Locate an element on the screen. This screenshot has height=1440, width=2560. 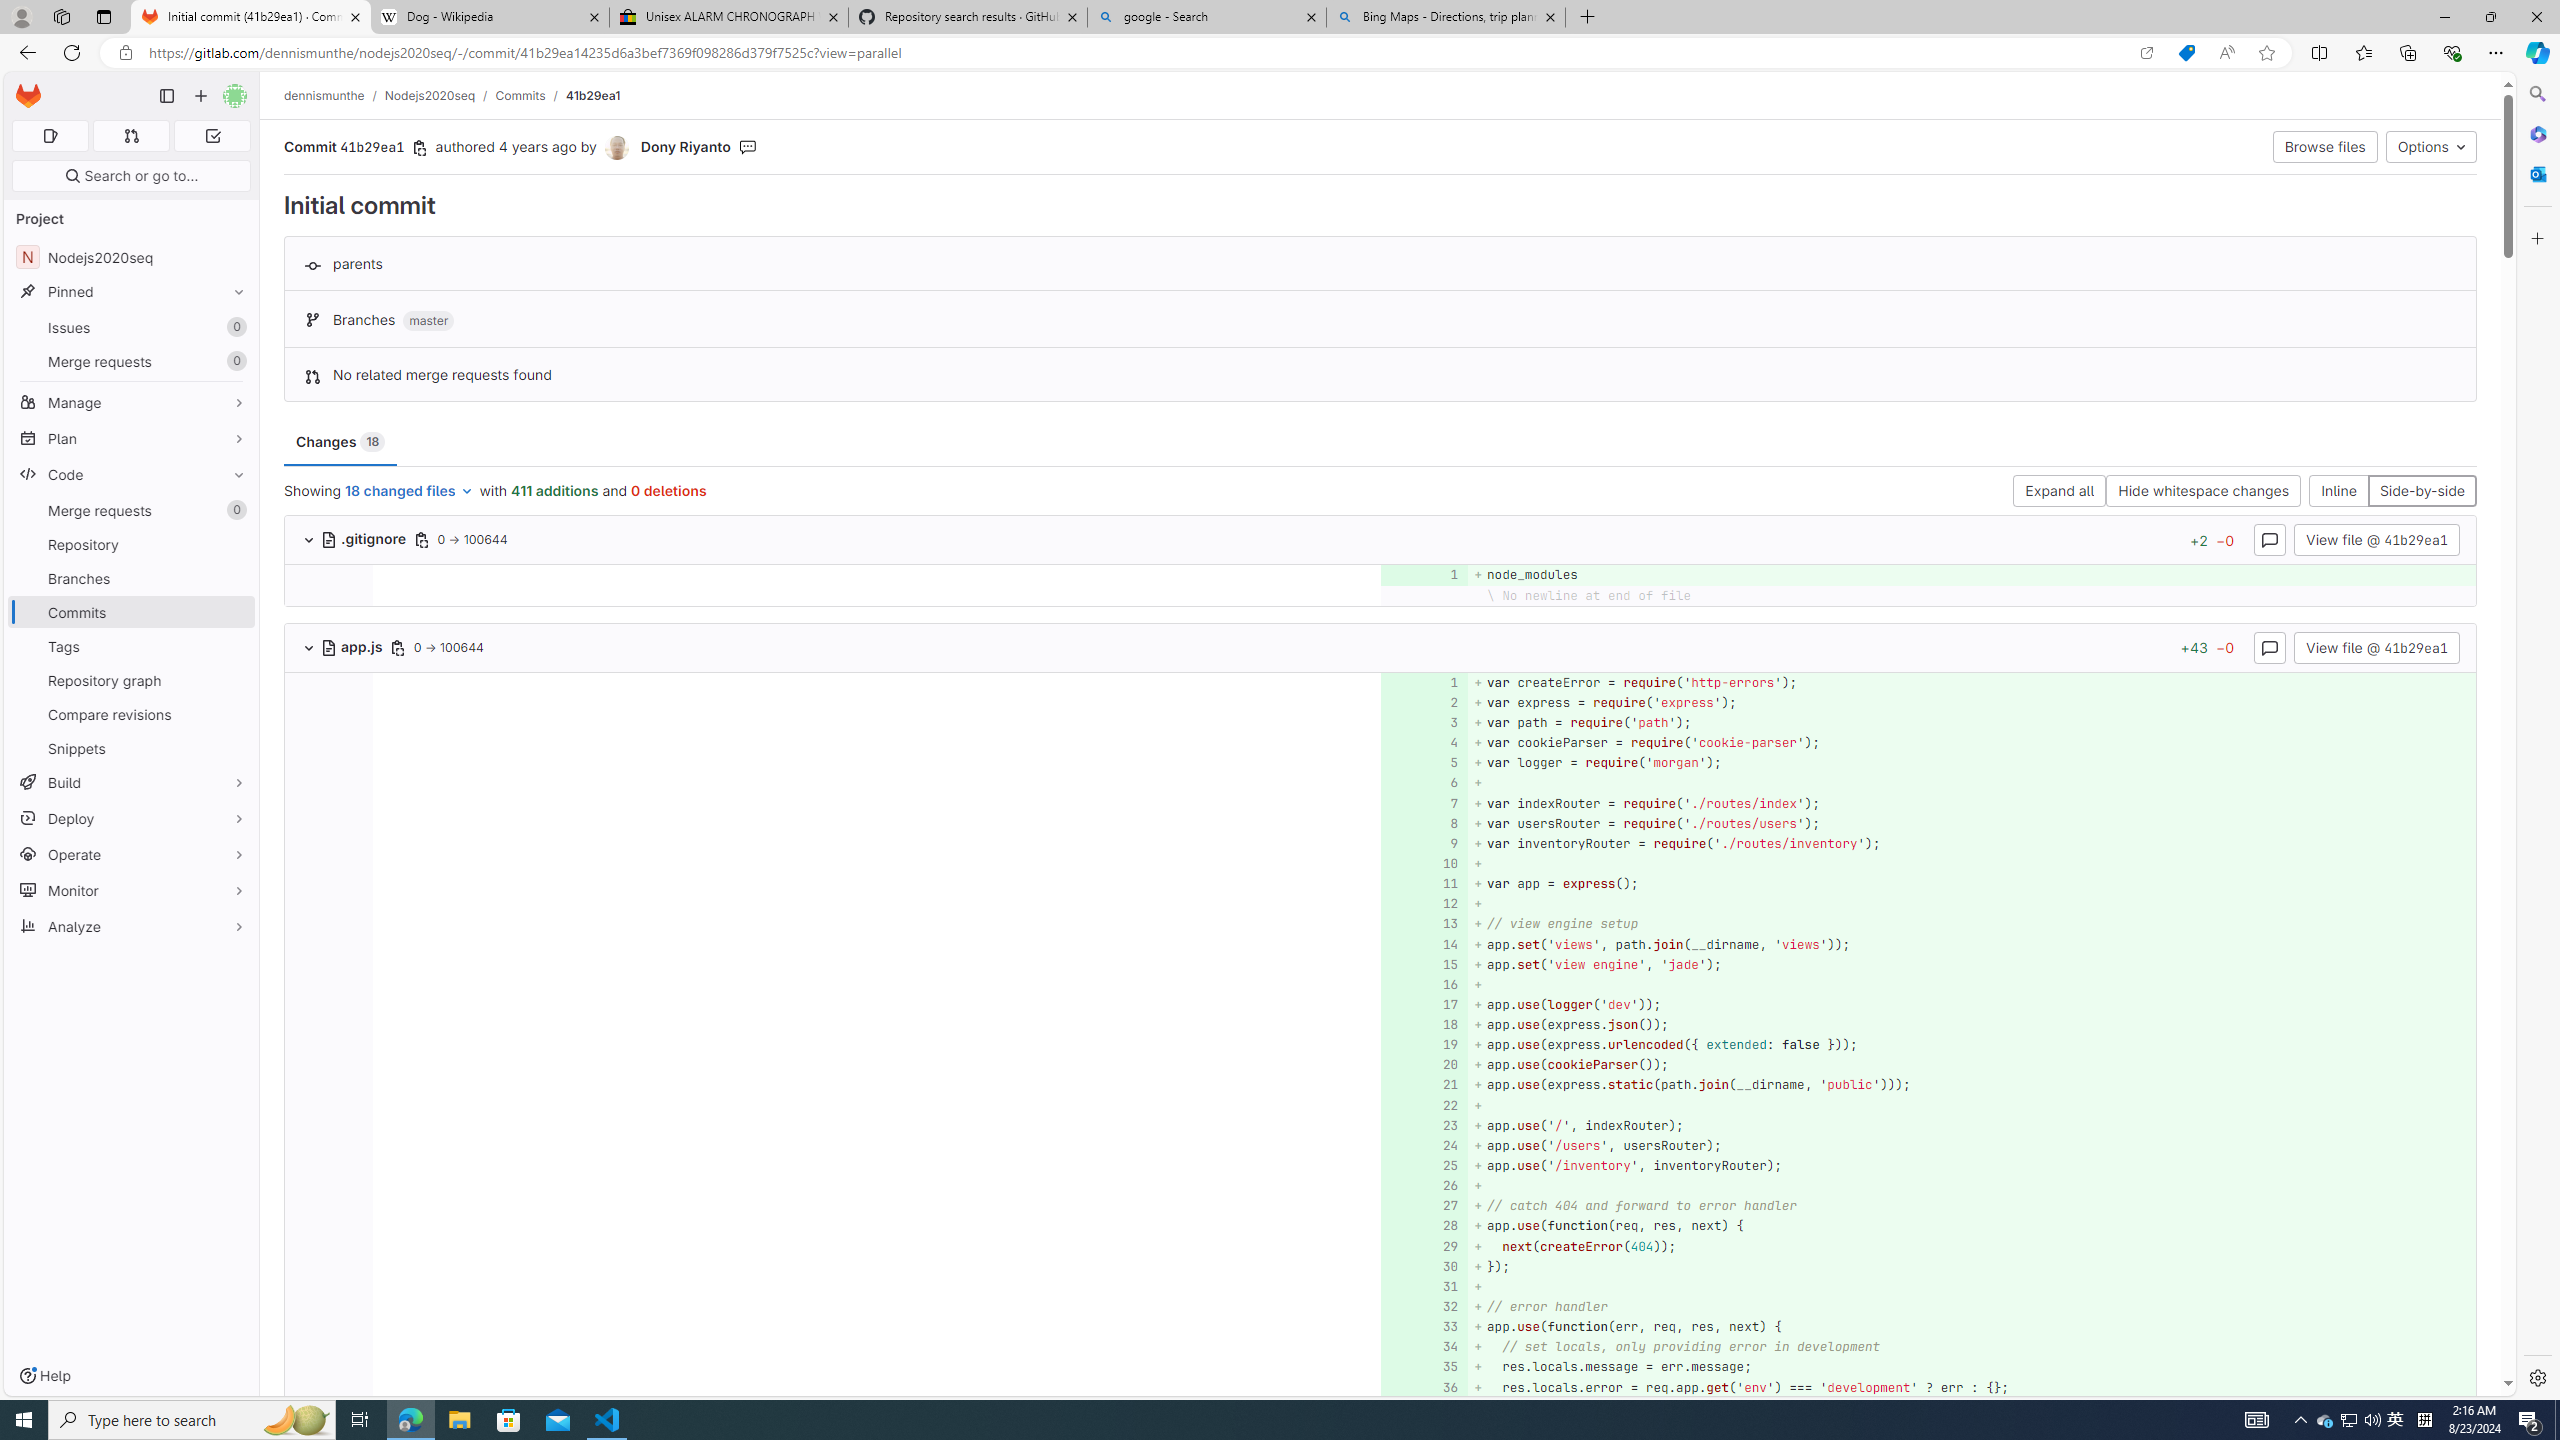
'Changes 18' is located at coordinates (339, 441).